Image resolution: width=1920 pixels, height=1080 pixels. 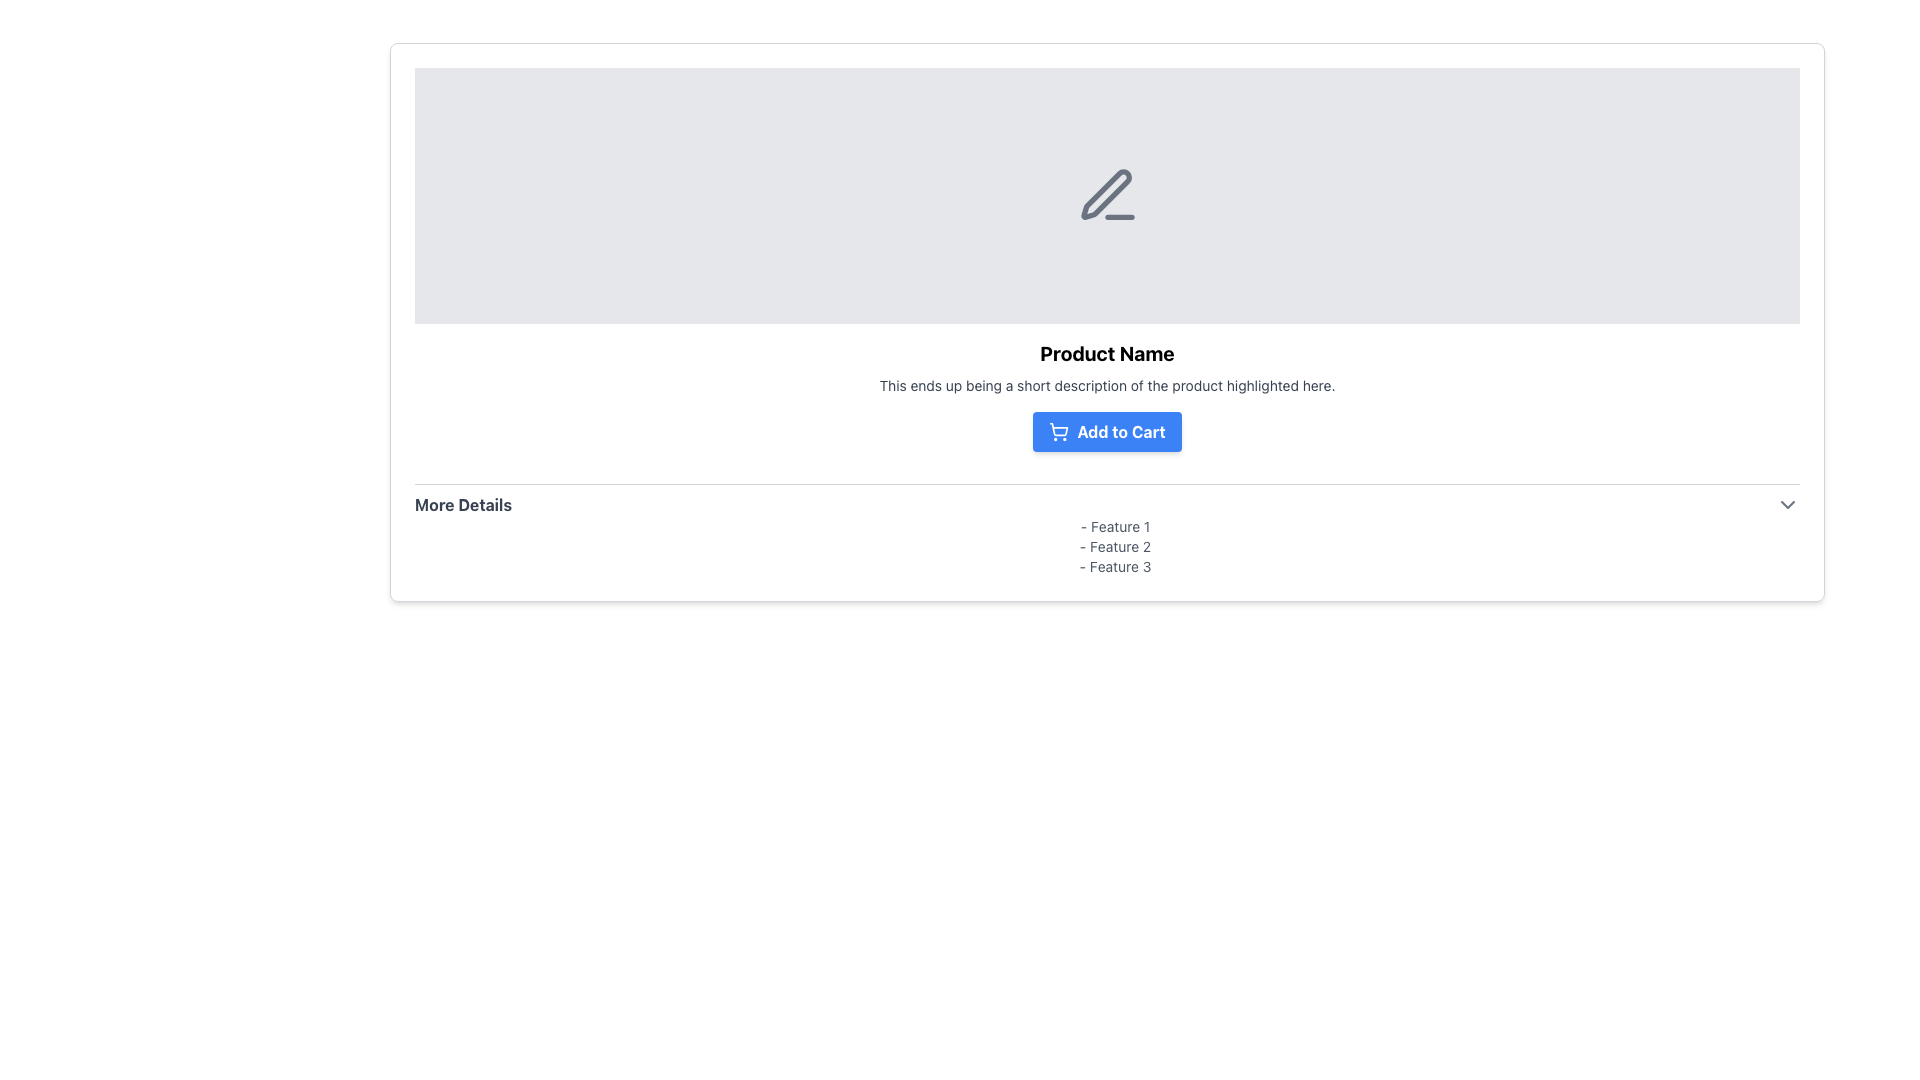 I want to click on the decorative icon next to the 'Add to Cart' button, which enhances the representation of the cart action, so click(x=1058, y=431).